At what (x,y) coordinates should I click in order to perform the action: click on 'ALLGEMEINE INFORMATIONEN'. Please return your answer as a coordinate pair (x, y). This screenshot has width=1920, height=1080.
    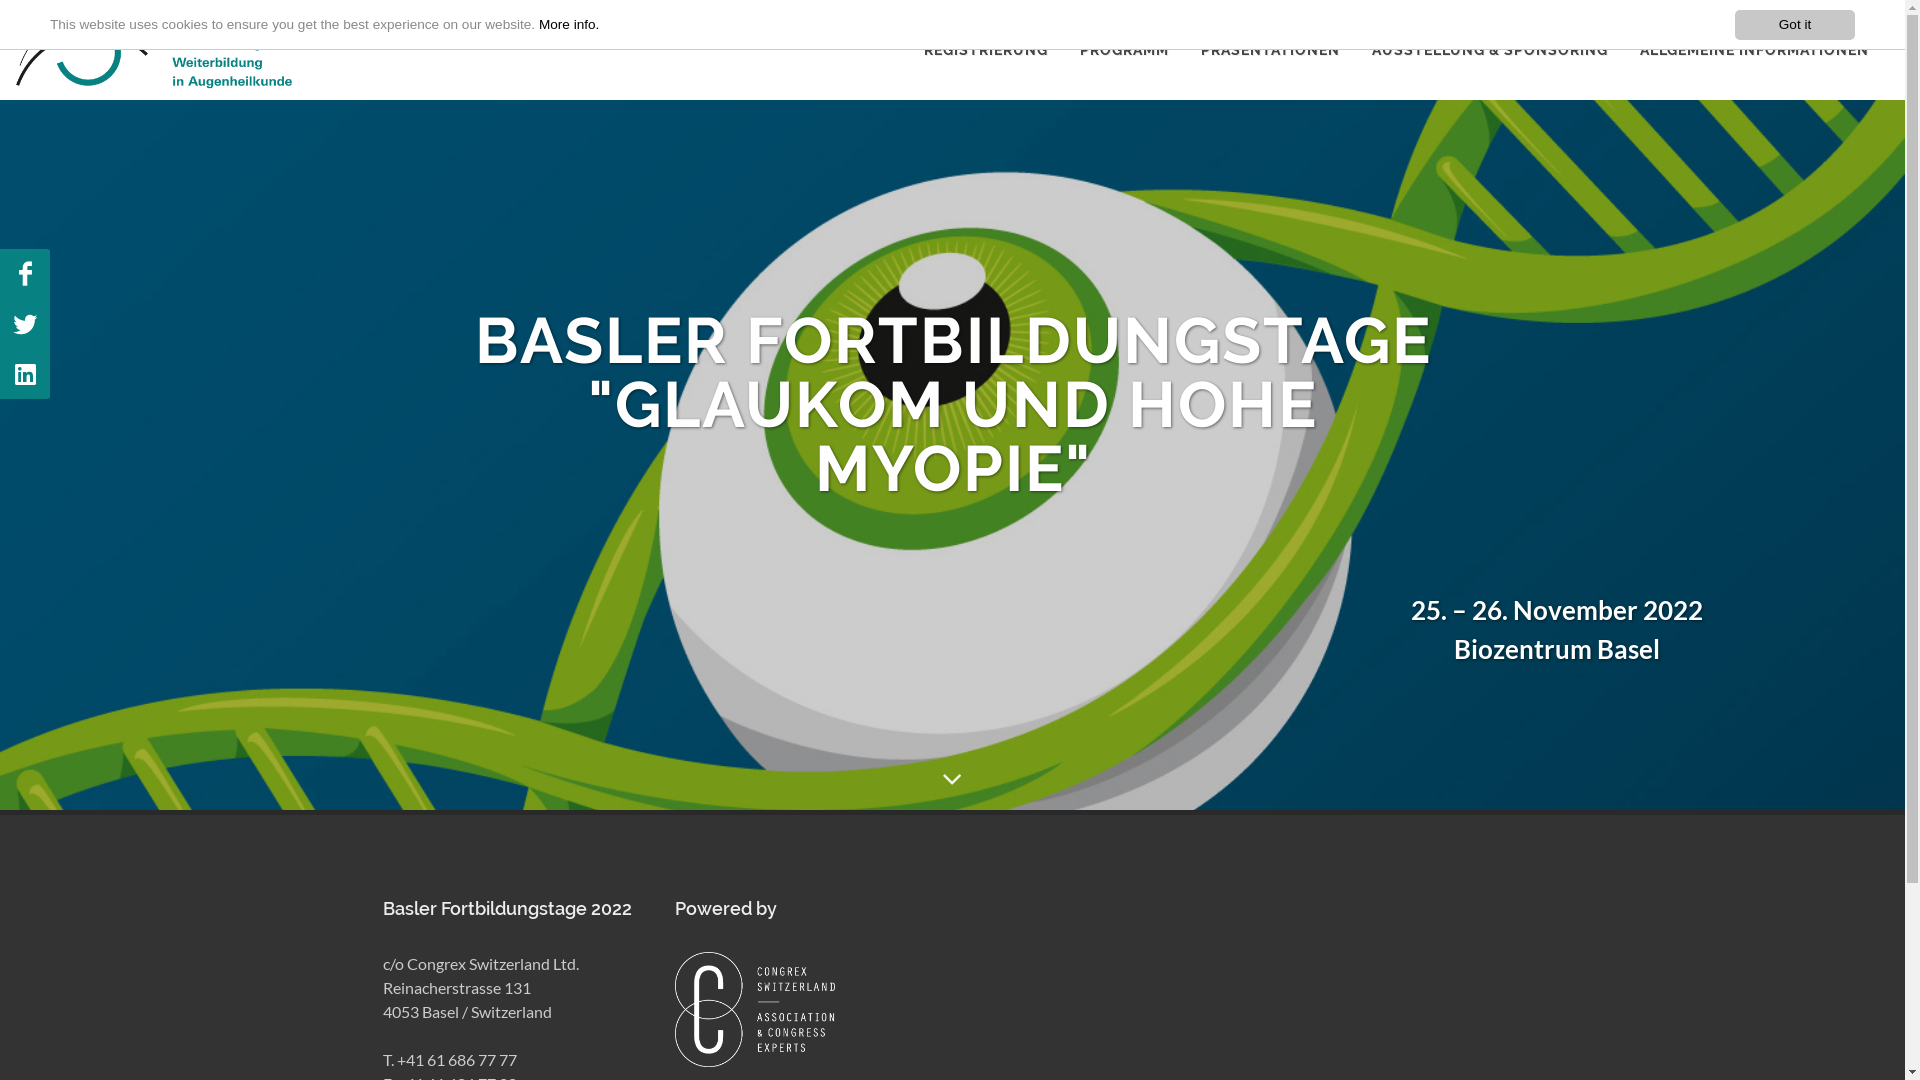
    Looking at the image, I should click on (1753, 49).